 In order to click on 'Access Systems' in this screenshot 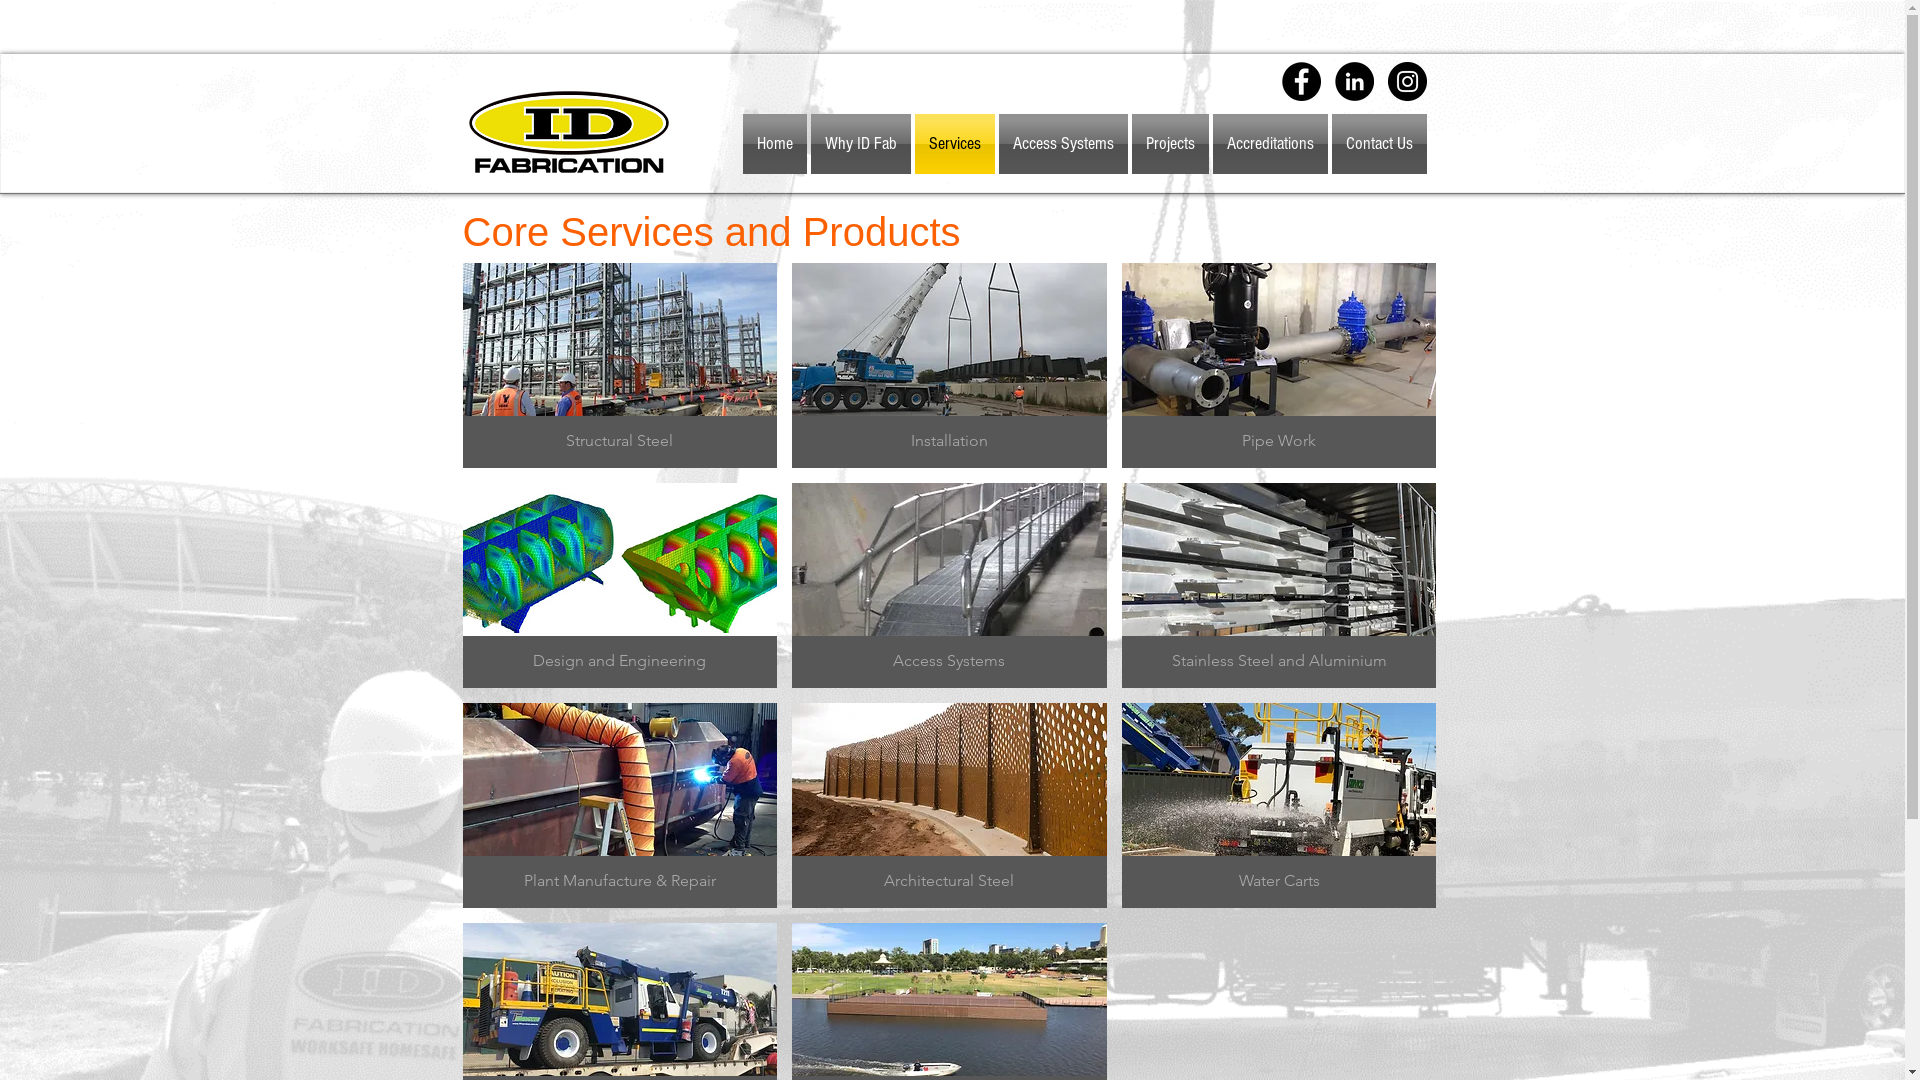, I will do `click(1061, 142)`.